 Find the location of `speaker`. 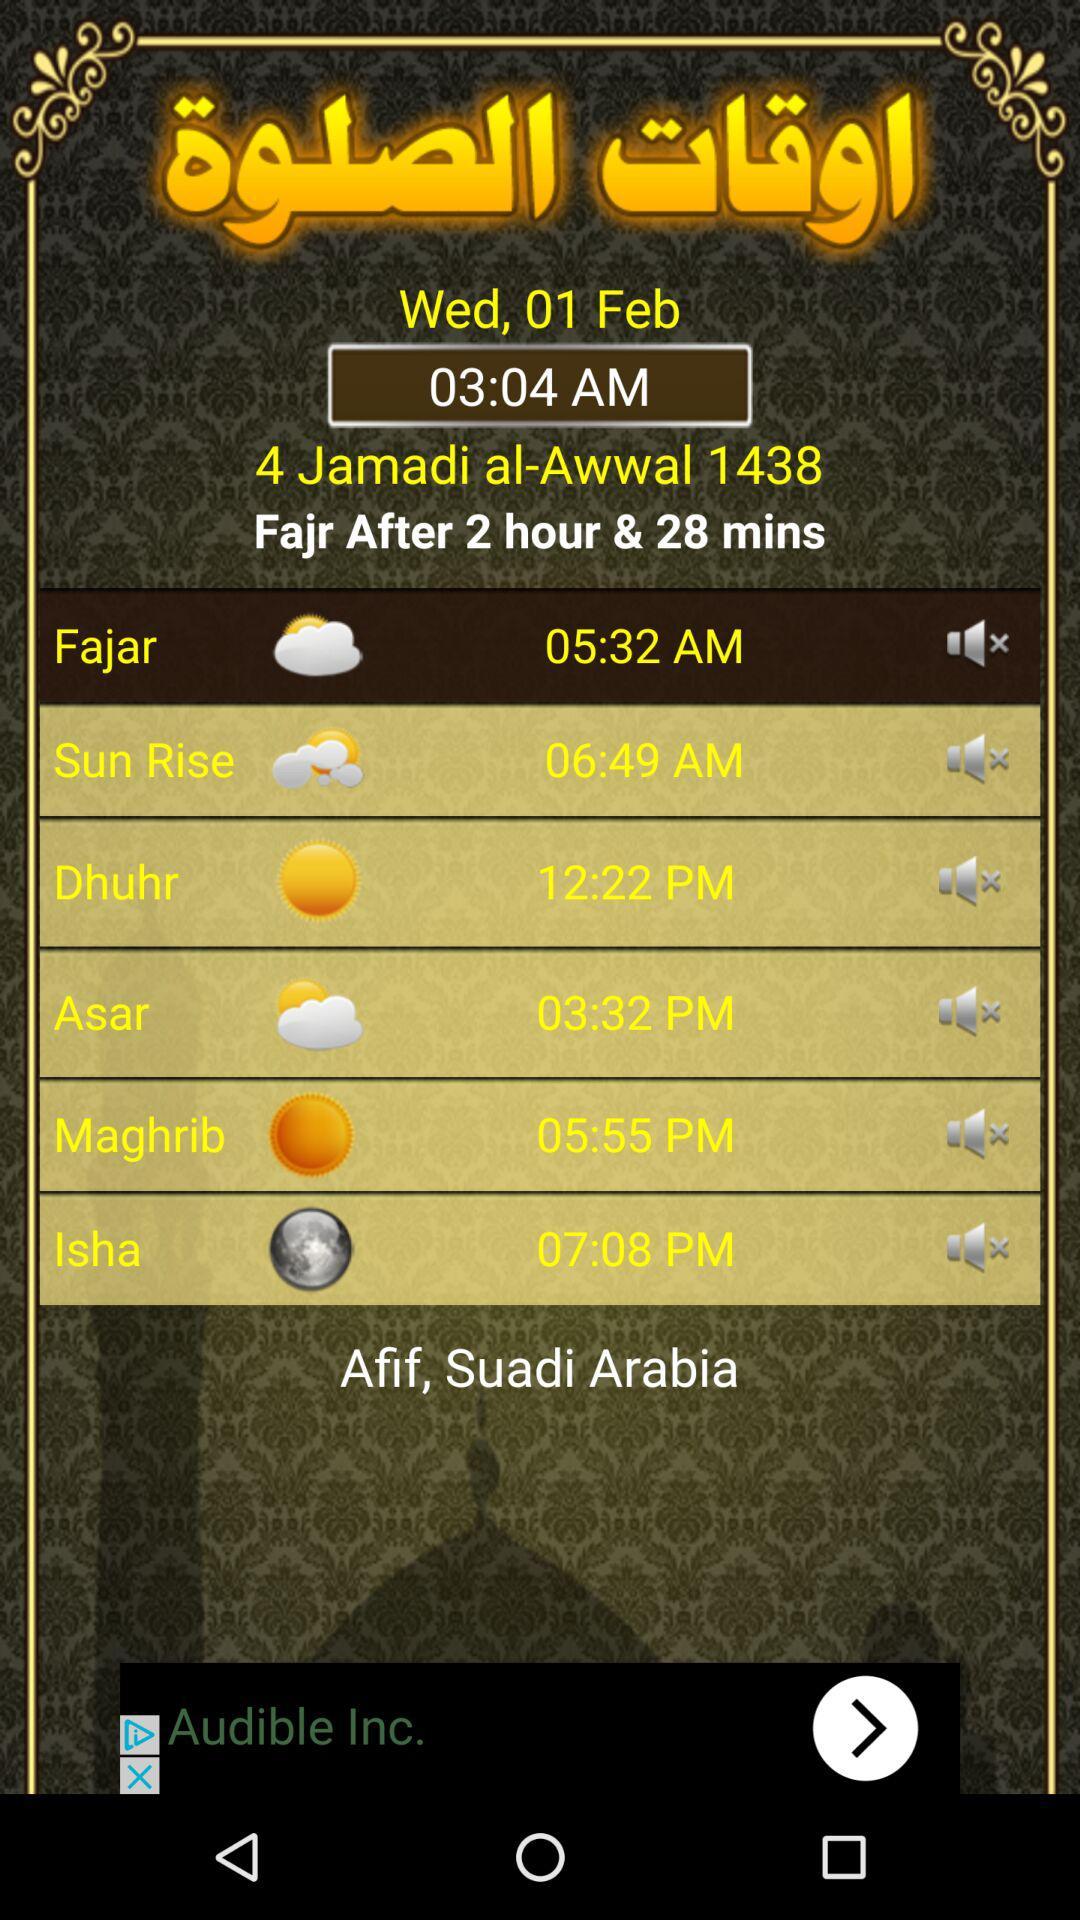

speaker is located at coordinates (968, 1011).